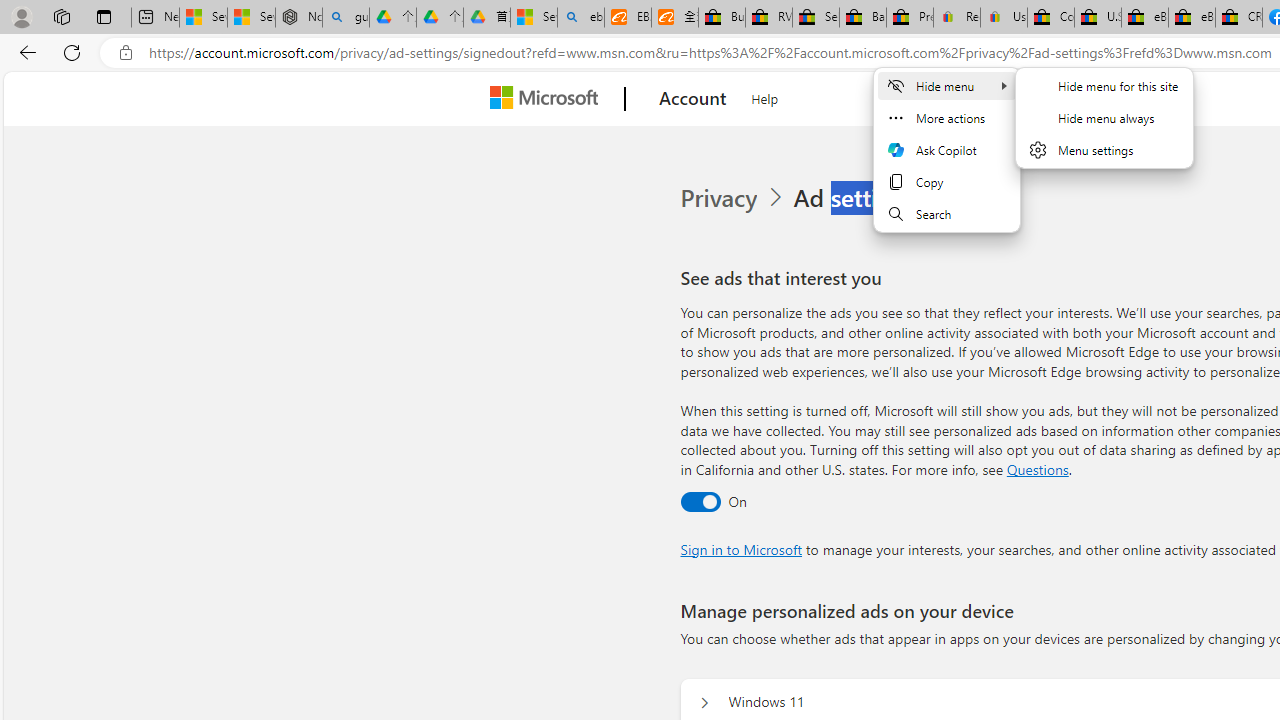 This screenshot has width=1280, height=720. I want to click on 'Mini menu on text selection', so click(946, 161).